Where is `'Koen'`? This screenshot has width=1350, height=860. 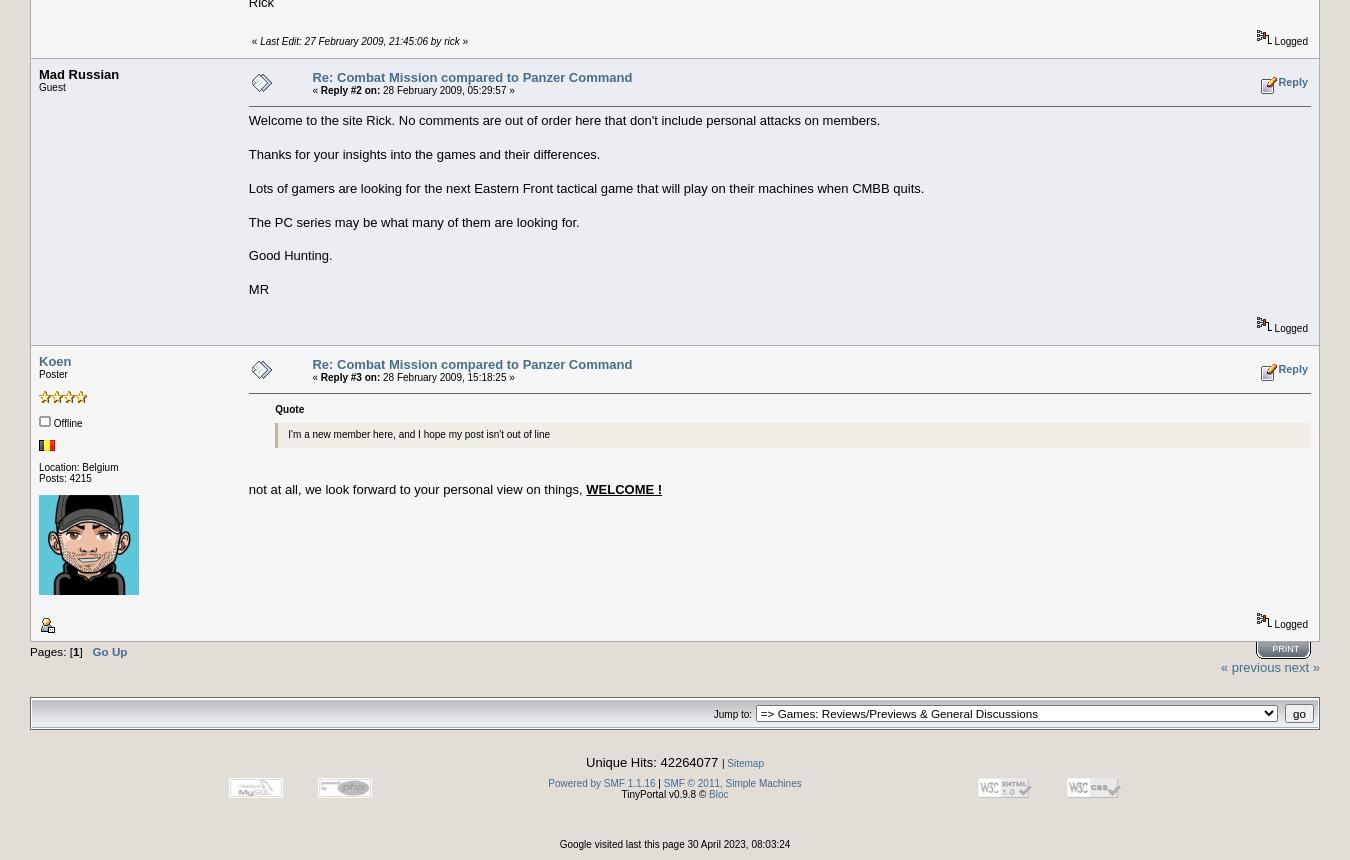
'Koen' is located at coordinates (53, 361).